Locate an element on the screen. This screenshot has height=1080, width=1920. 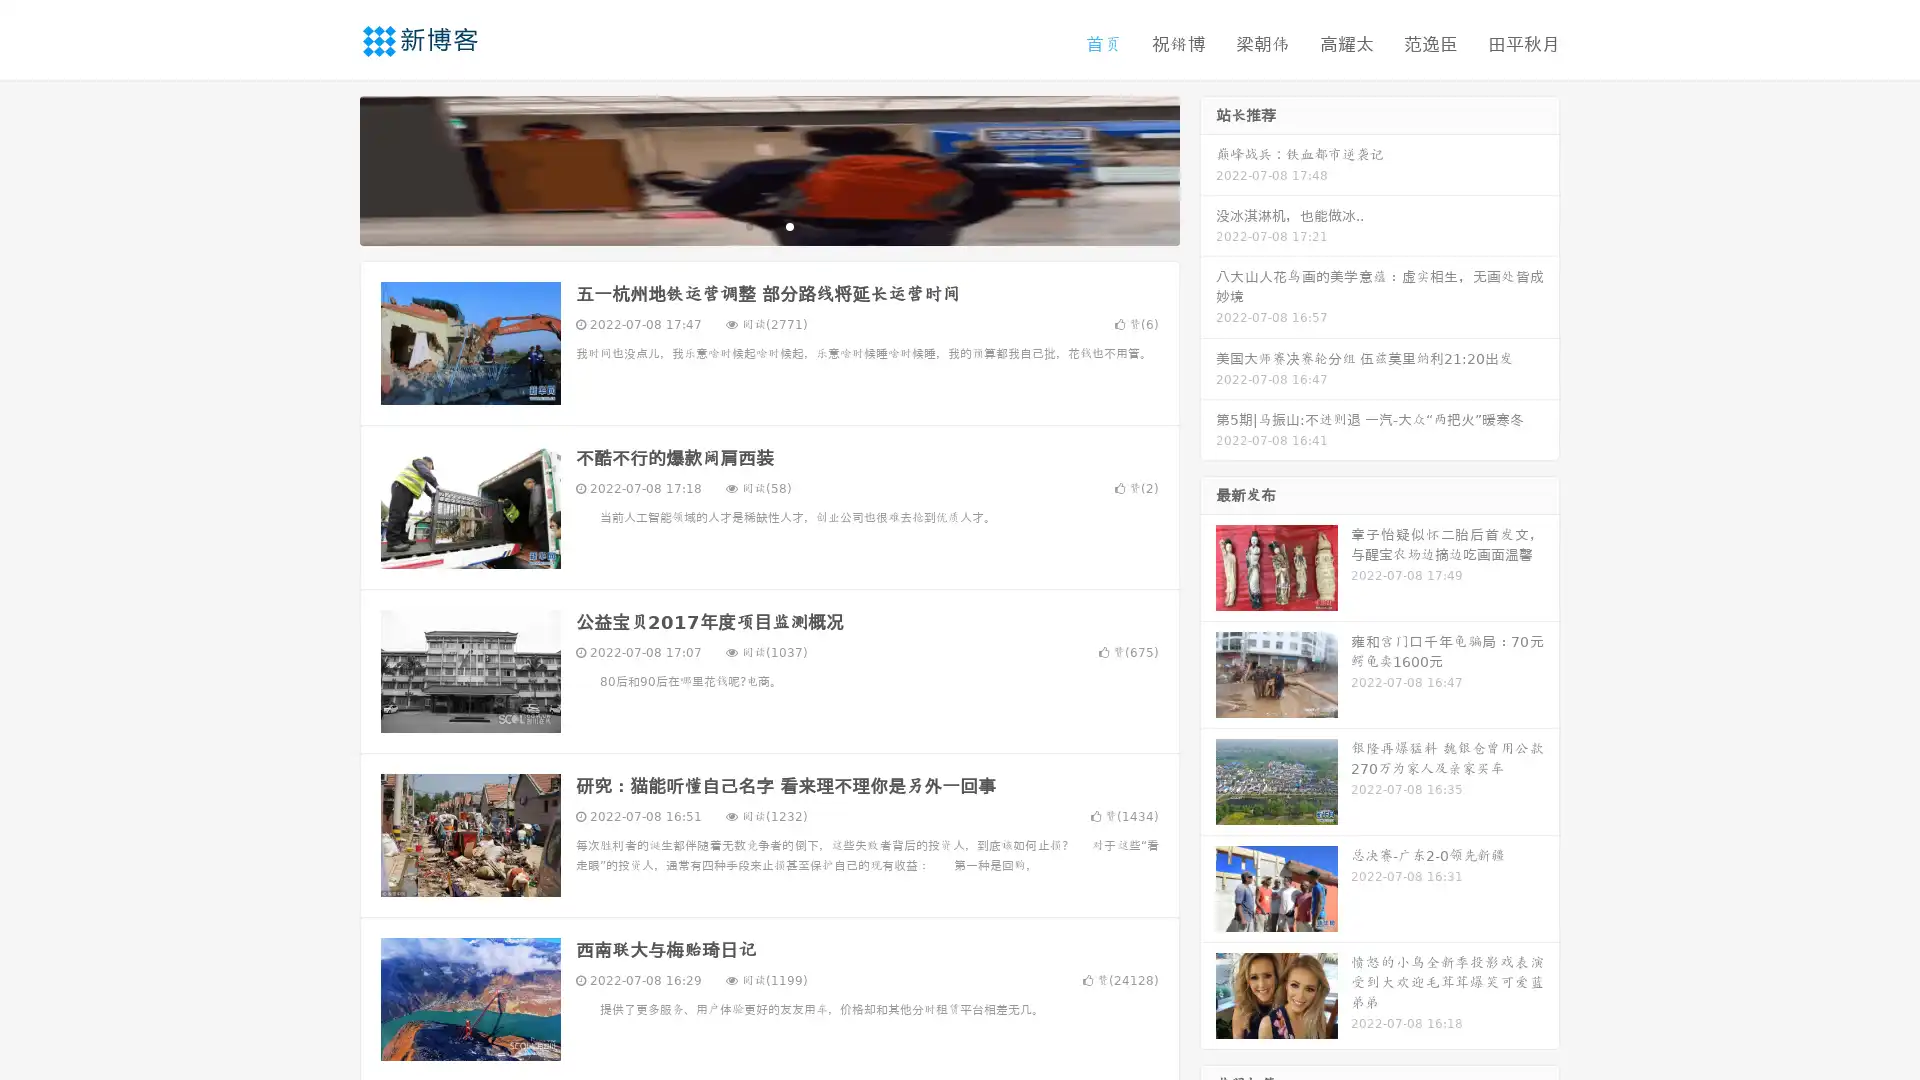
Go to slide 2 is located at coordinates (768, 225).